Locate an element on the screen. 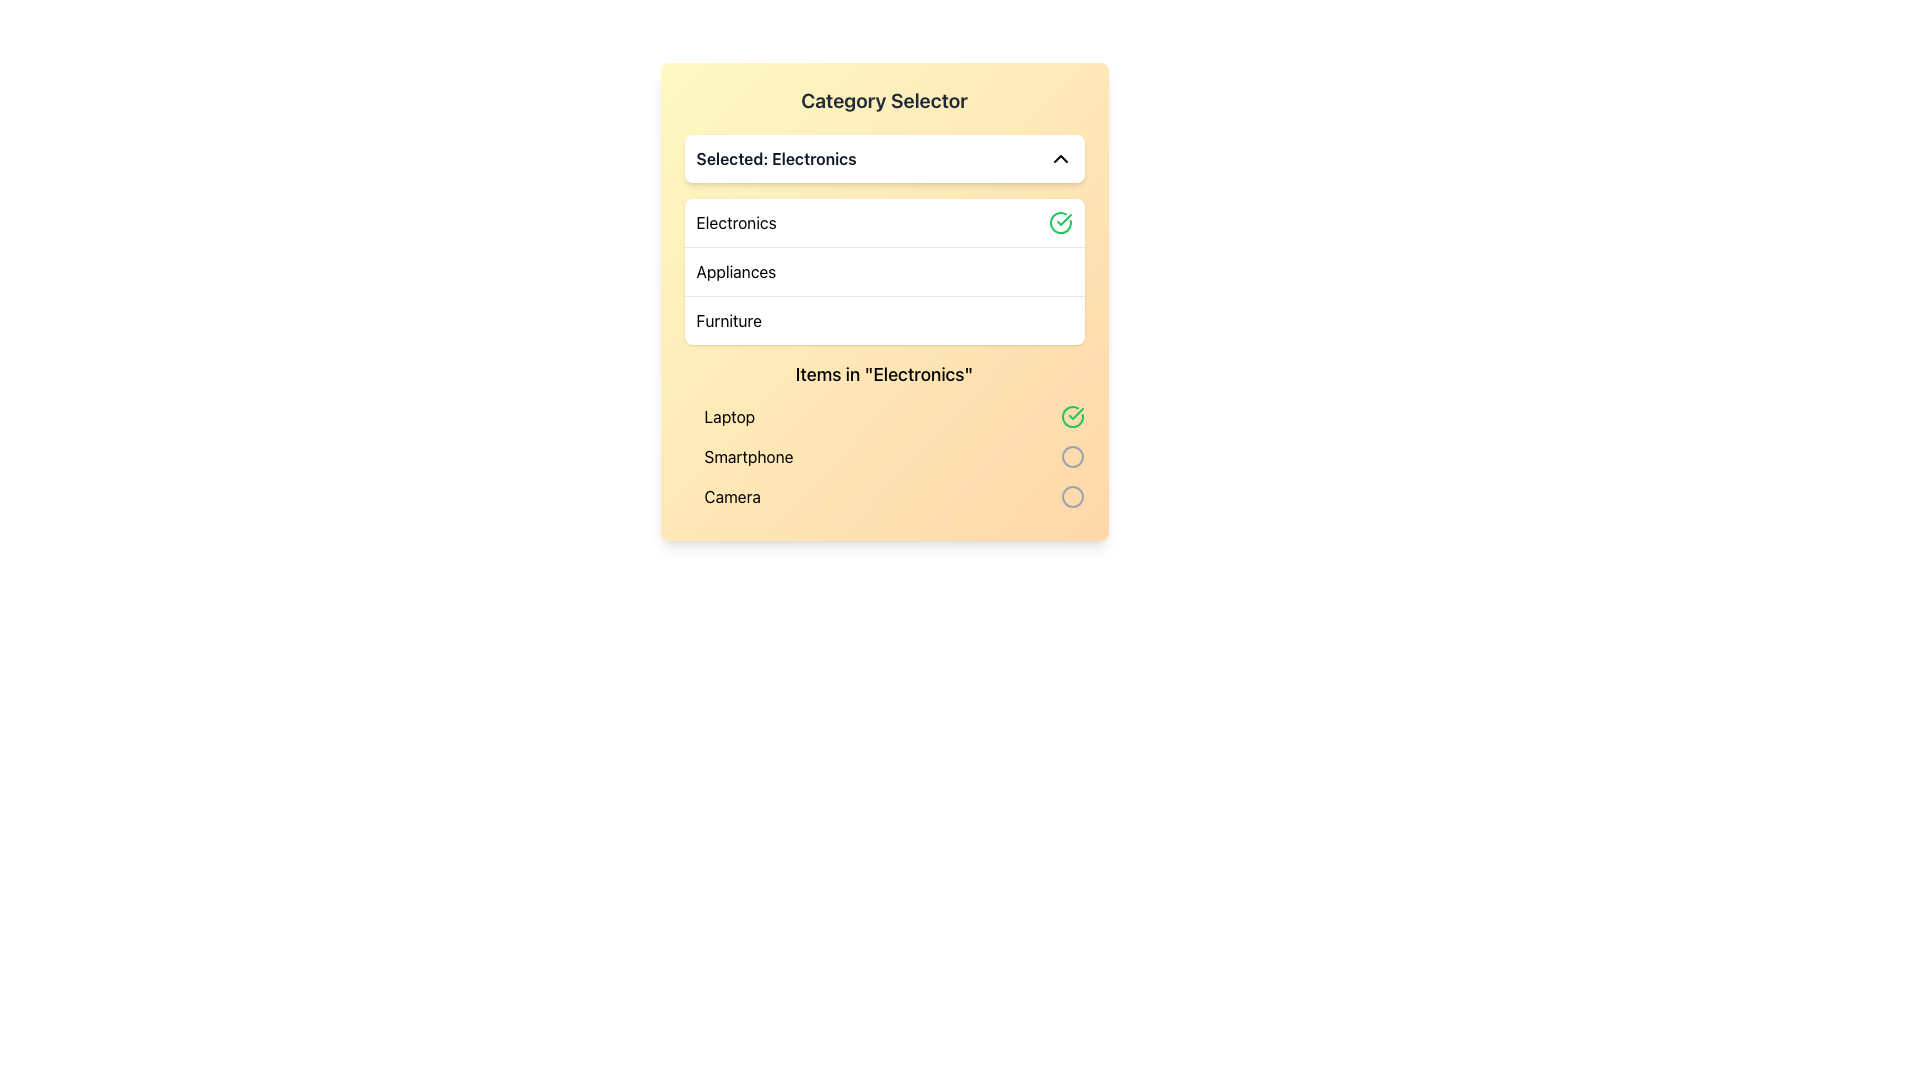 The height and width of the screenshot is (1080, 1920). the circular icon located in the second row of the 'Items in "Electronics"' section, to the right of the 'Smartphone' label is located at coordinates (1071, 456).